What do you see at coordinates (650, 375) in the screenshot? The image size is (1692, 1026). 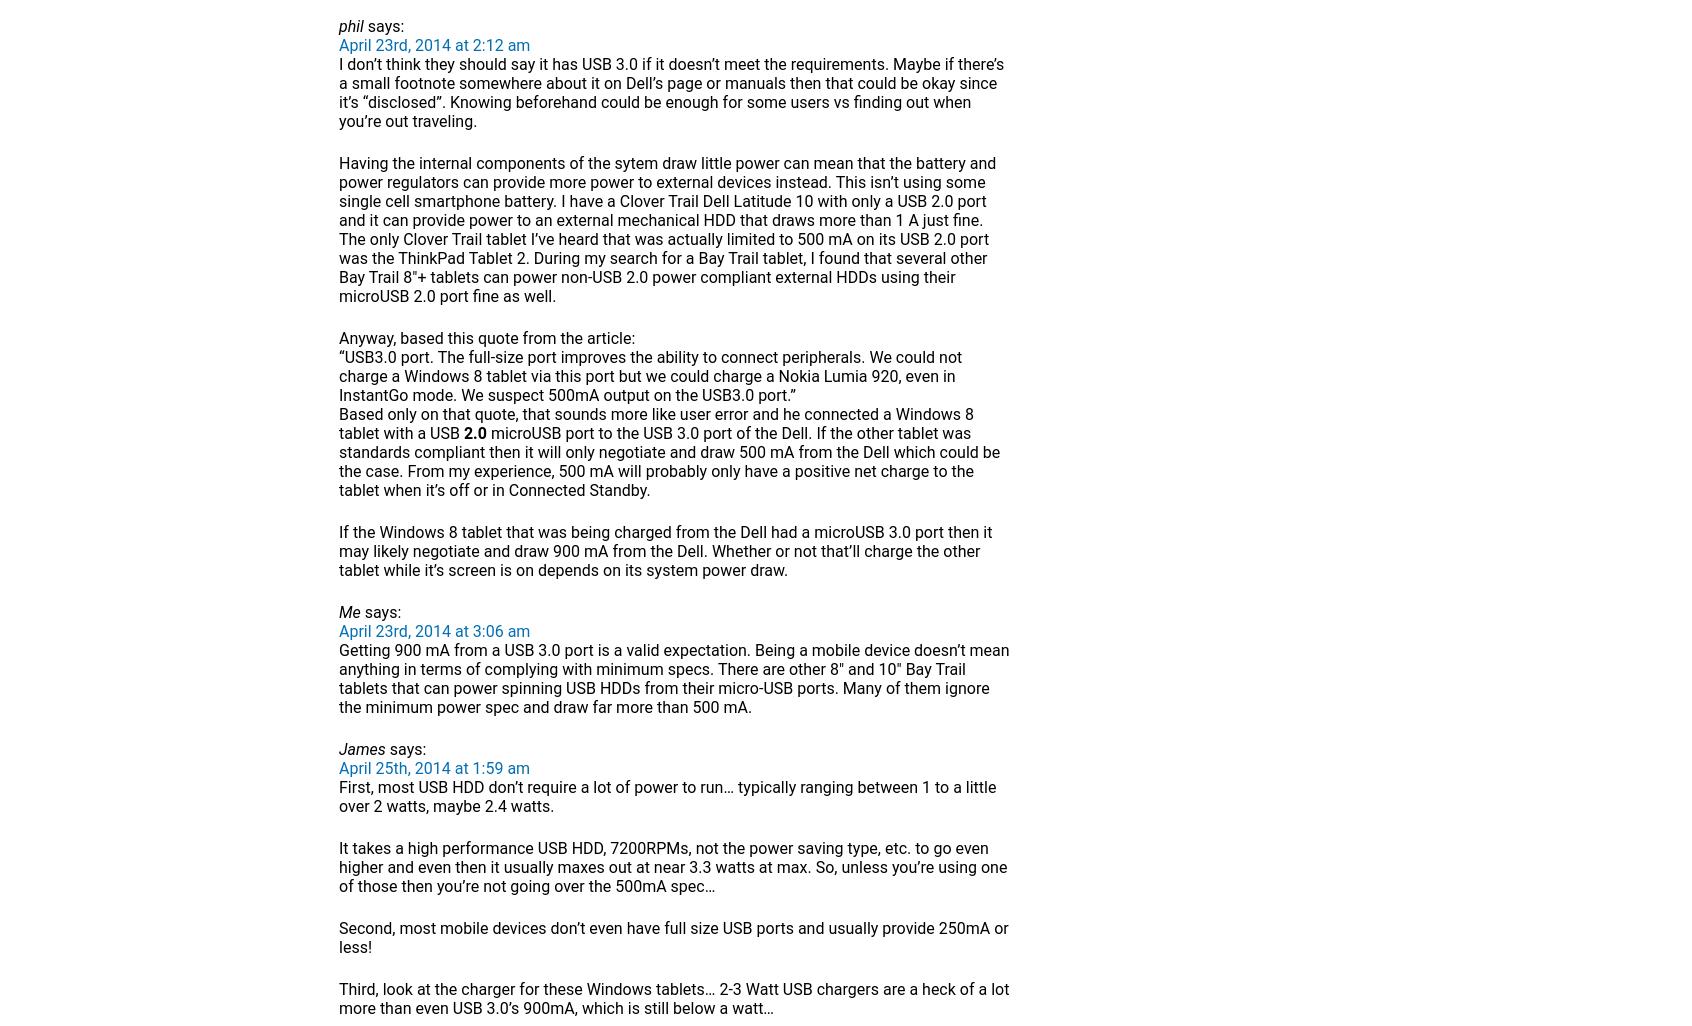 I see `'“USB3.0 port. The full-size port improves the ability to connect peripherals. We could not charge a Windows 8 tablet via this port but we could charge a Nokia Lumia 920, even in InstantGo mode. We suspect 500mA output on the USB3.0 port.”'` at bounding box center [650, 375].